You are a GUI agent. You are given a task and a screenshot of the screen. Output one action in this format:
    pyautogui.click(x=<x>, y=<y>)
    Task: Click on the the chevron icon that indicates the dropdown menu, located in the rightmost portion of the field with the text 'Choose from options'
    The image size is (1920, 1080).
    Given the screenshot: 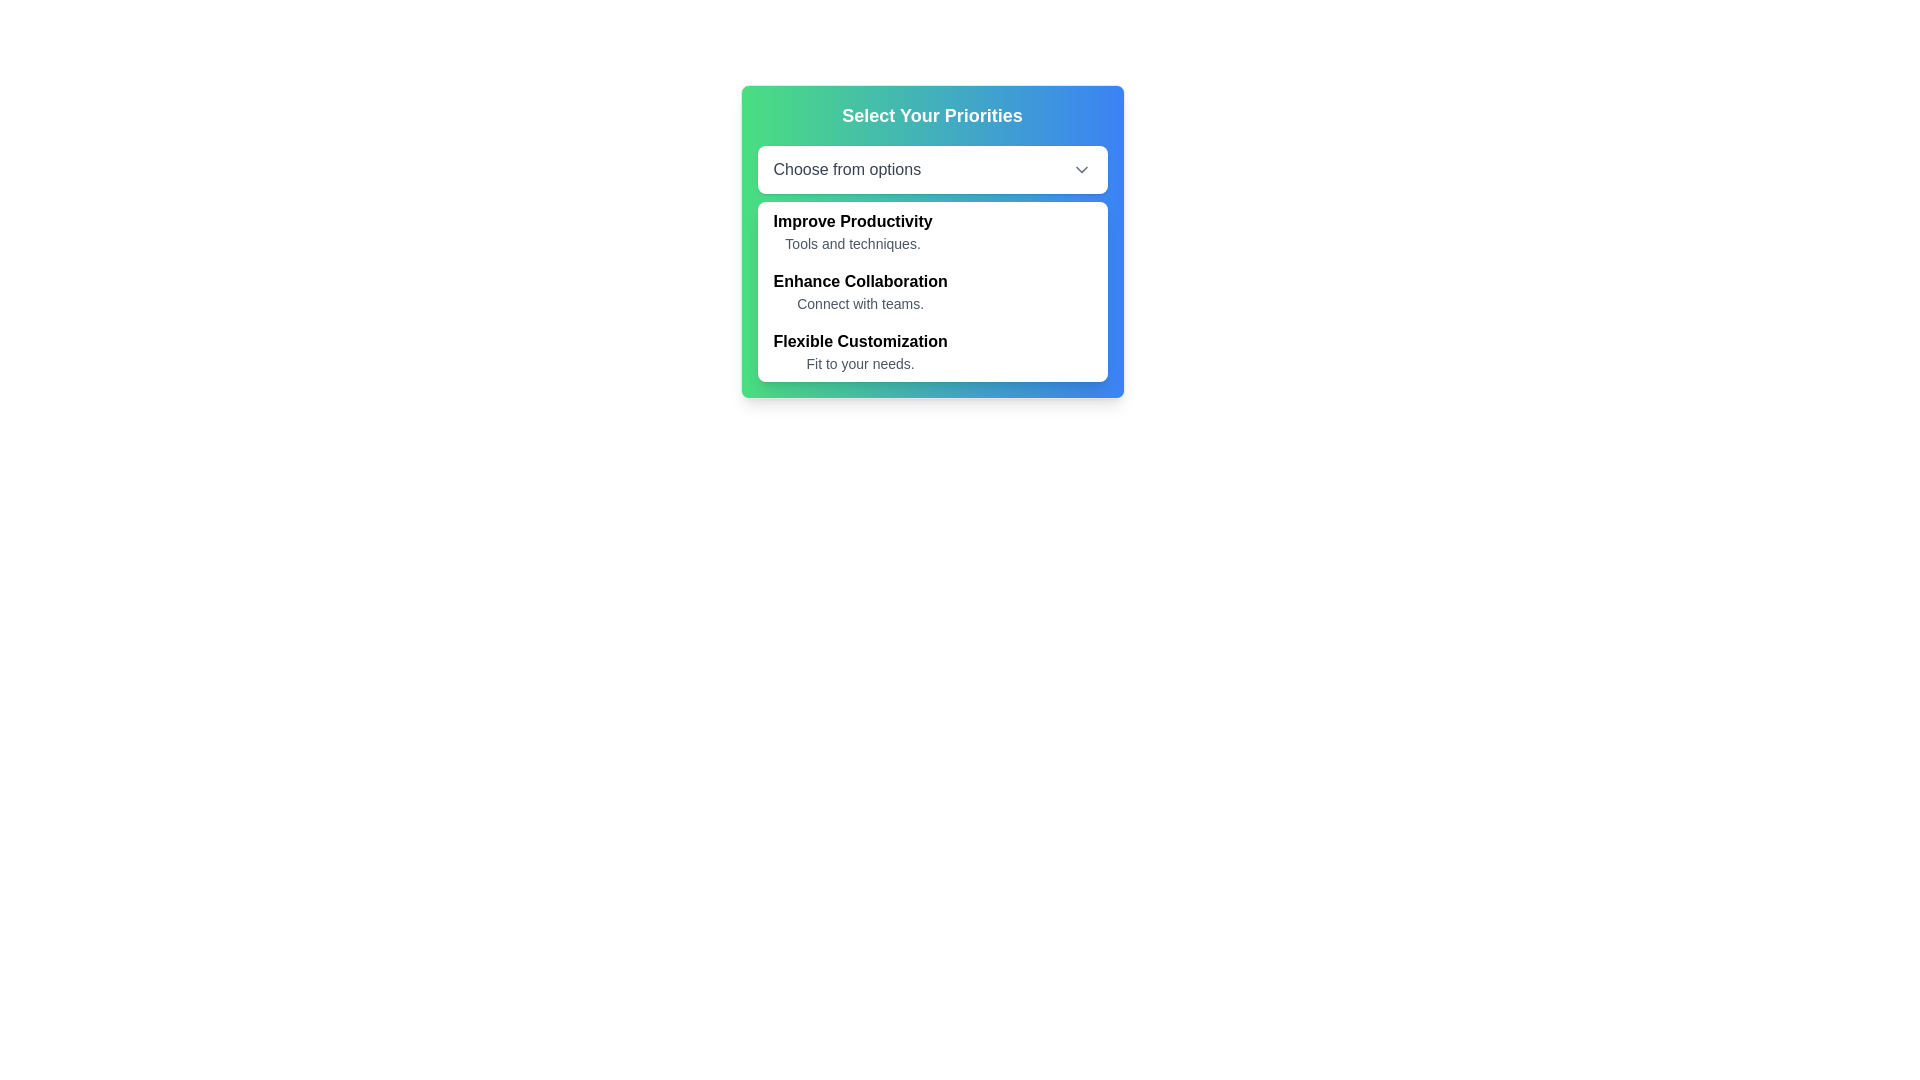 What is the action you would take?
    pyautogui.click(x=1080, y=168)
    